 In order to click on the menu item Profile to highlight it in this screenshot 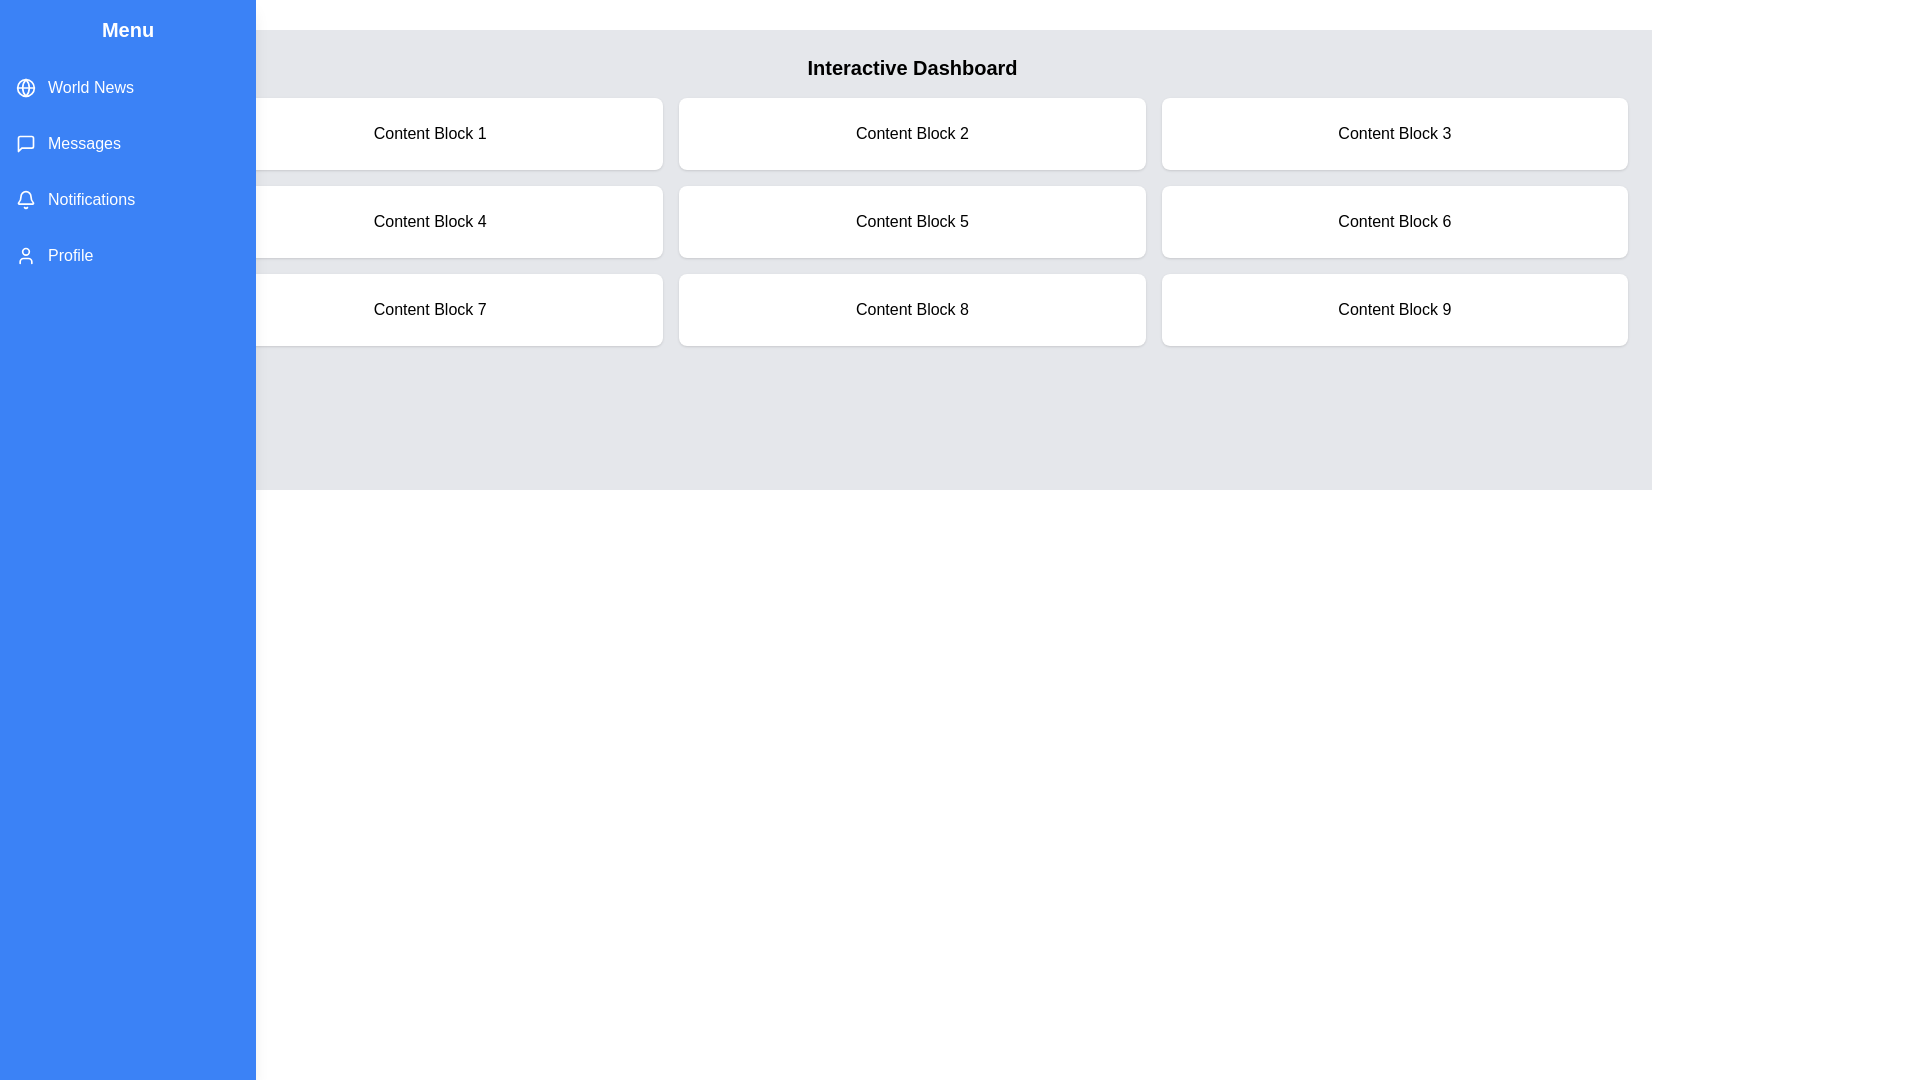, I will do `click(127, 254)`.